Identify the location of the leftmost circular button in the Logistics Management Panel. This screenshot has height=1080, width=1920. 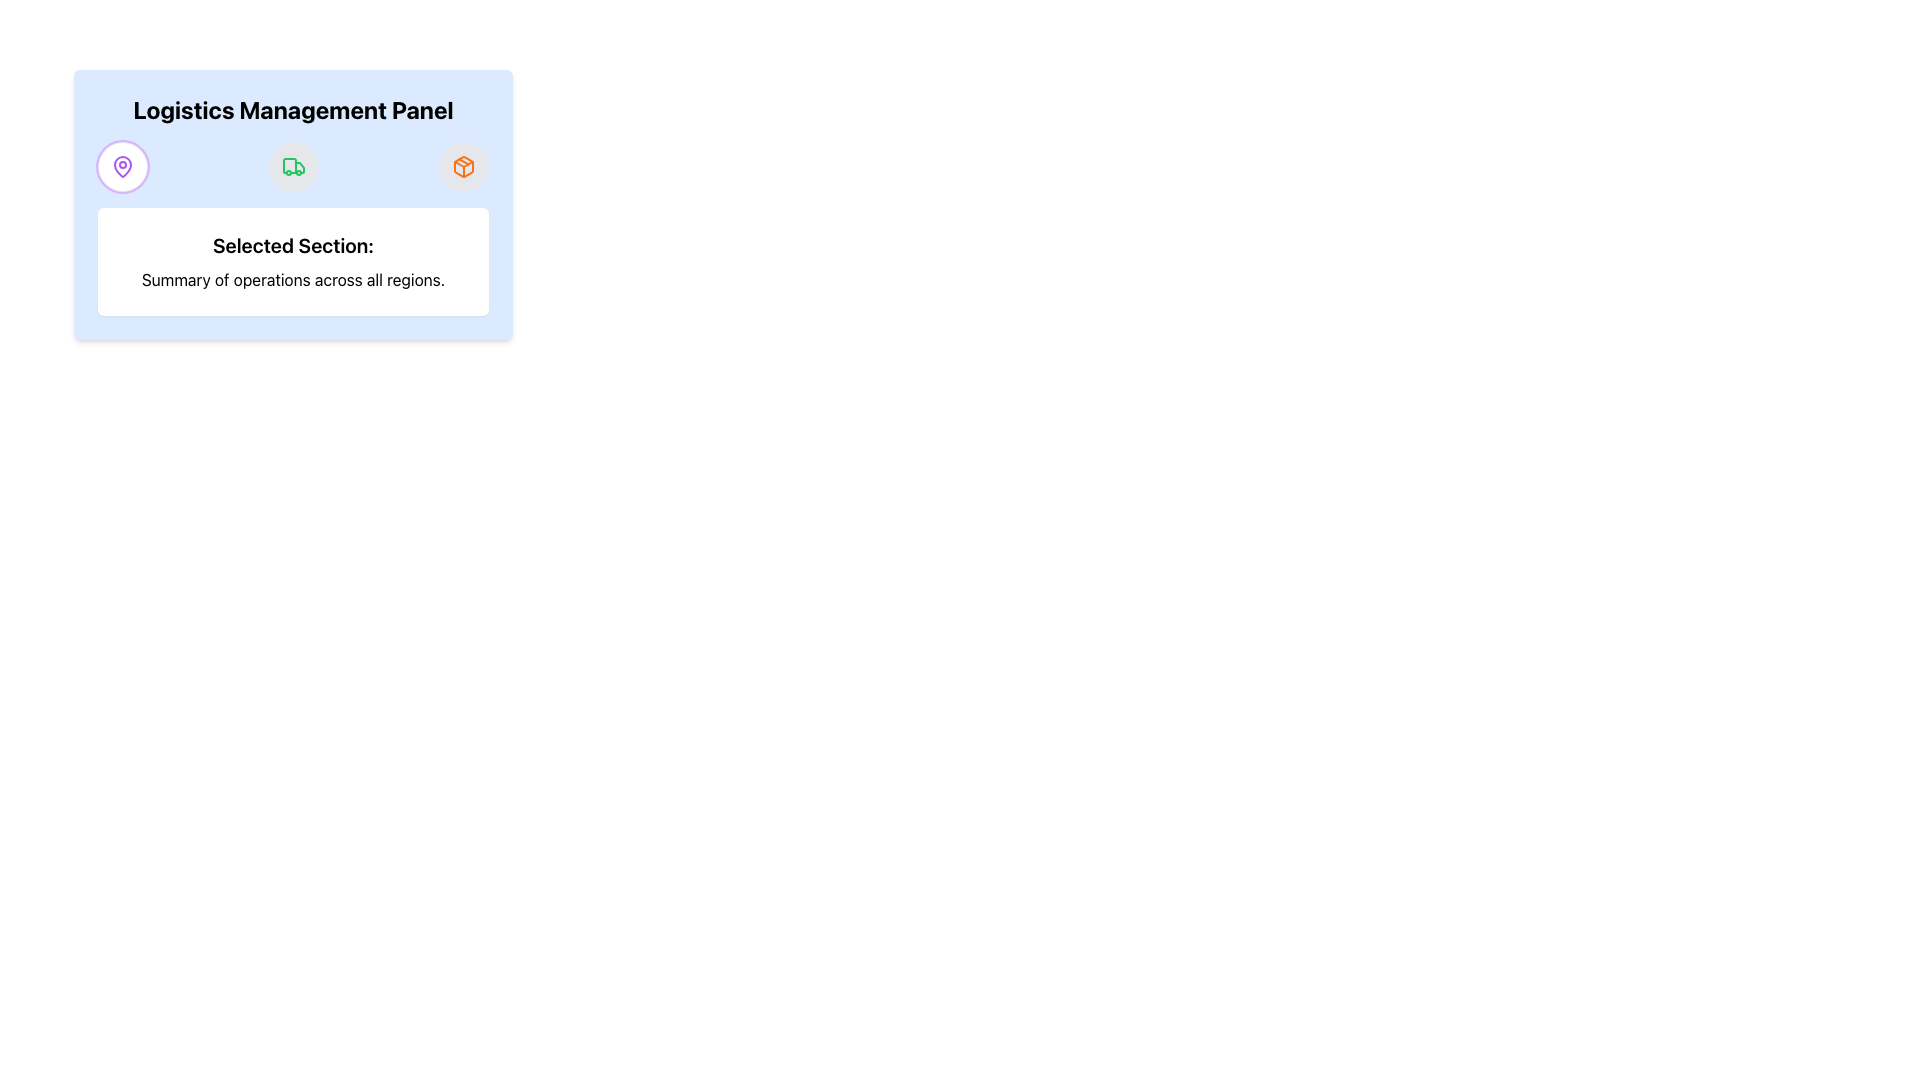
(122, 165).